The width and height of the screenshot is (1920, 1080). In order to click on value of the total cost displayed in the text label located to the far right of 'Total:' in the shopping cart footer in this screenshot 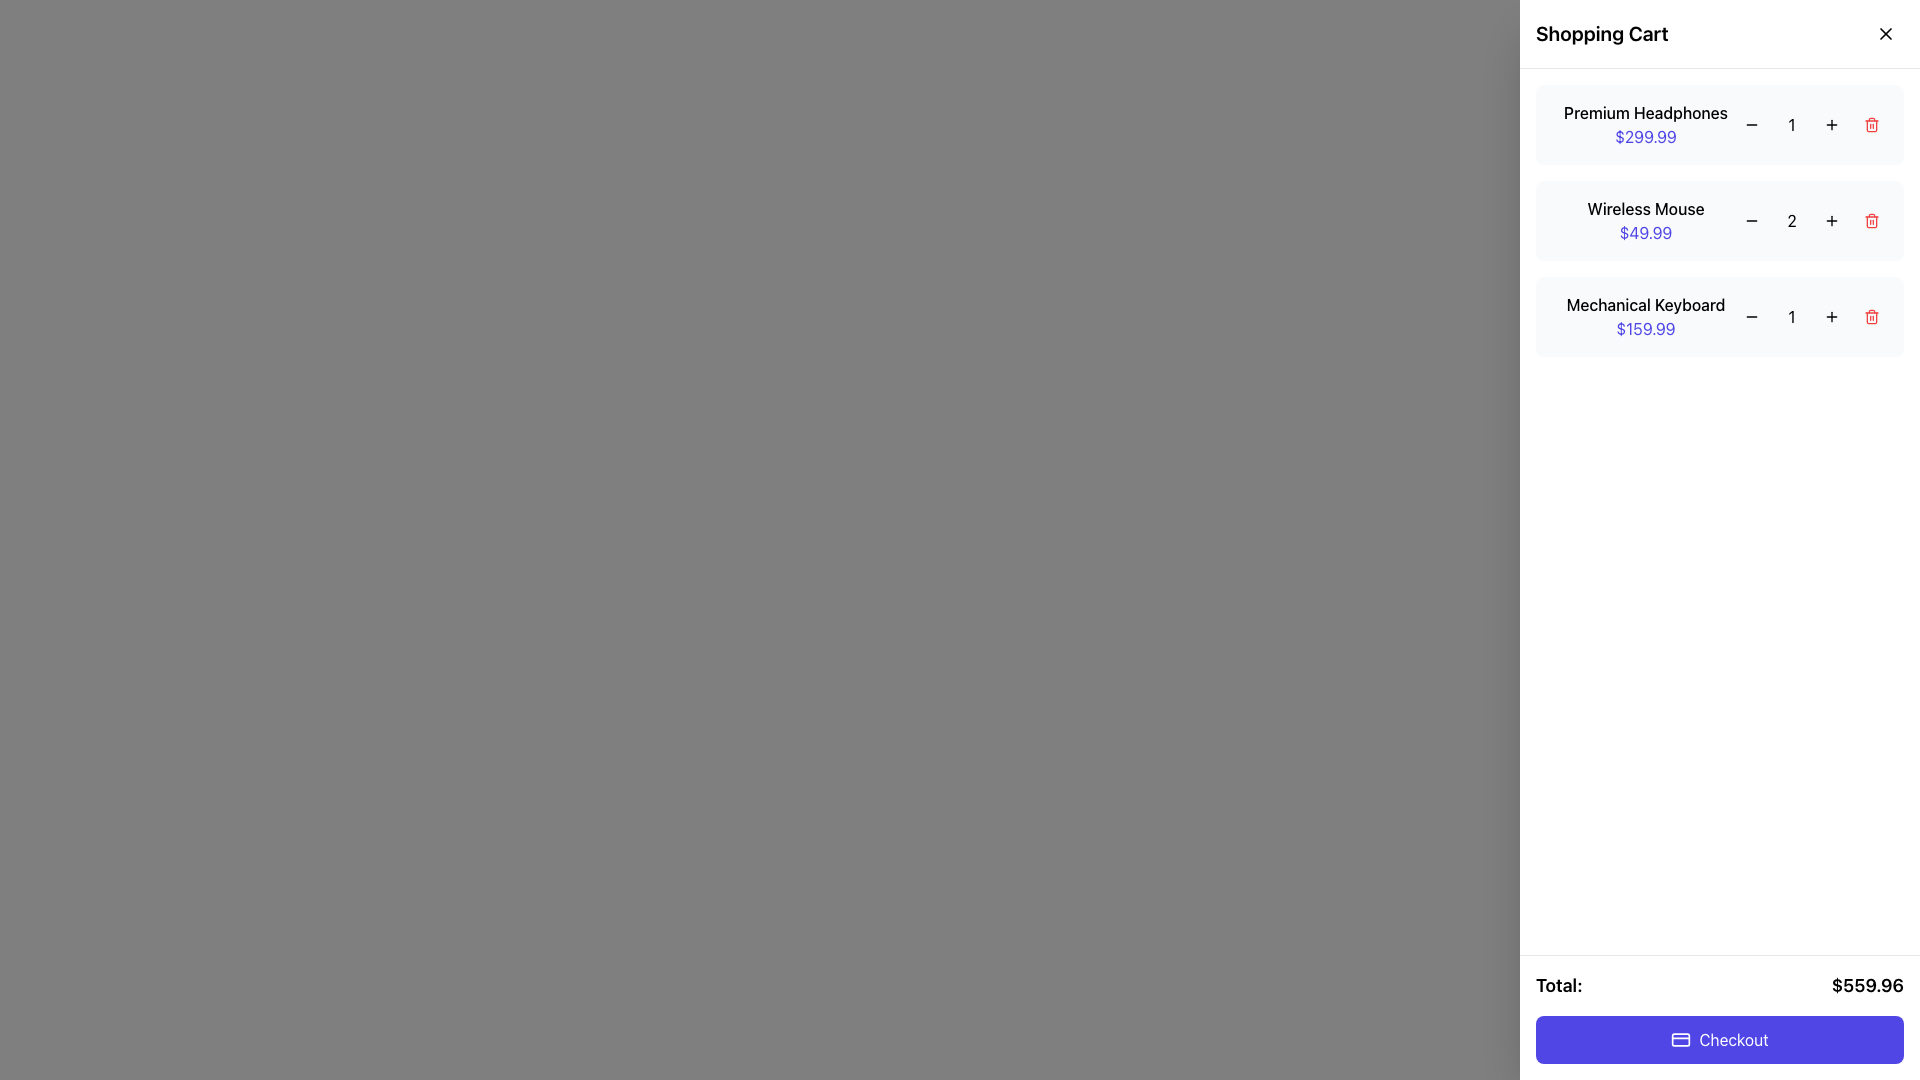, I will do `click(1866, 985)`.